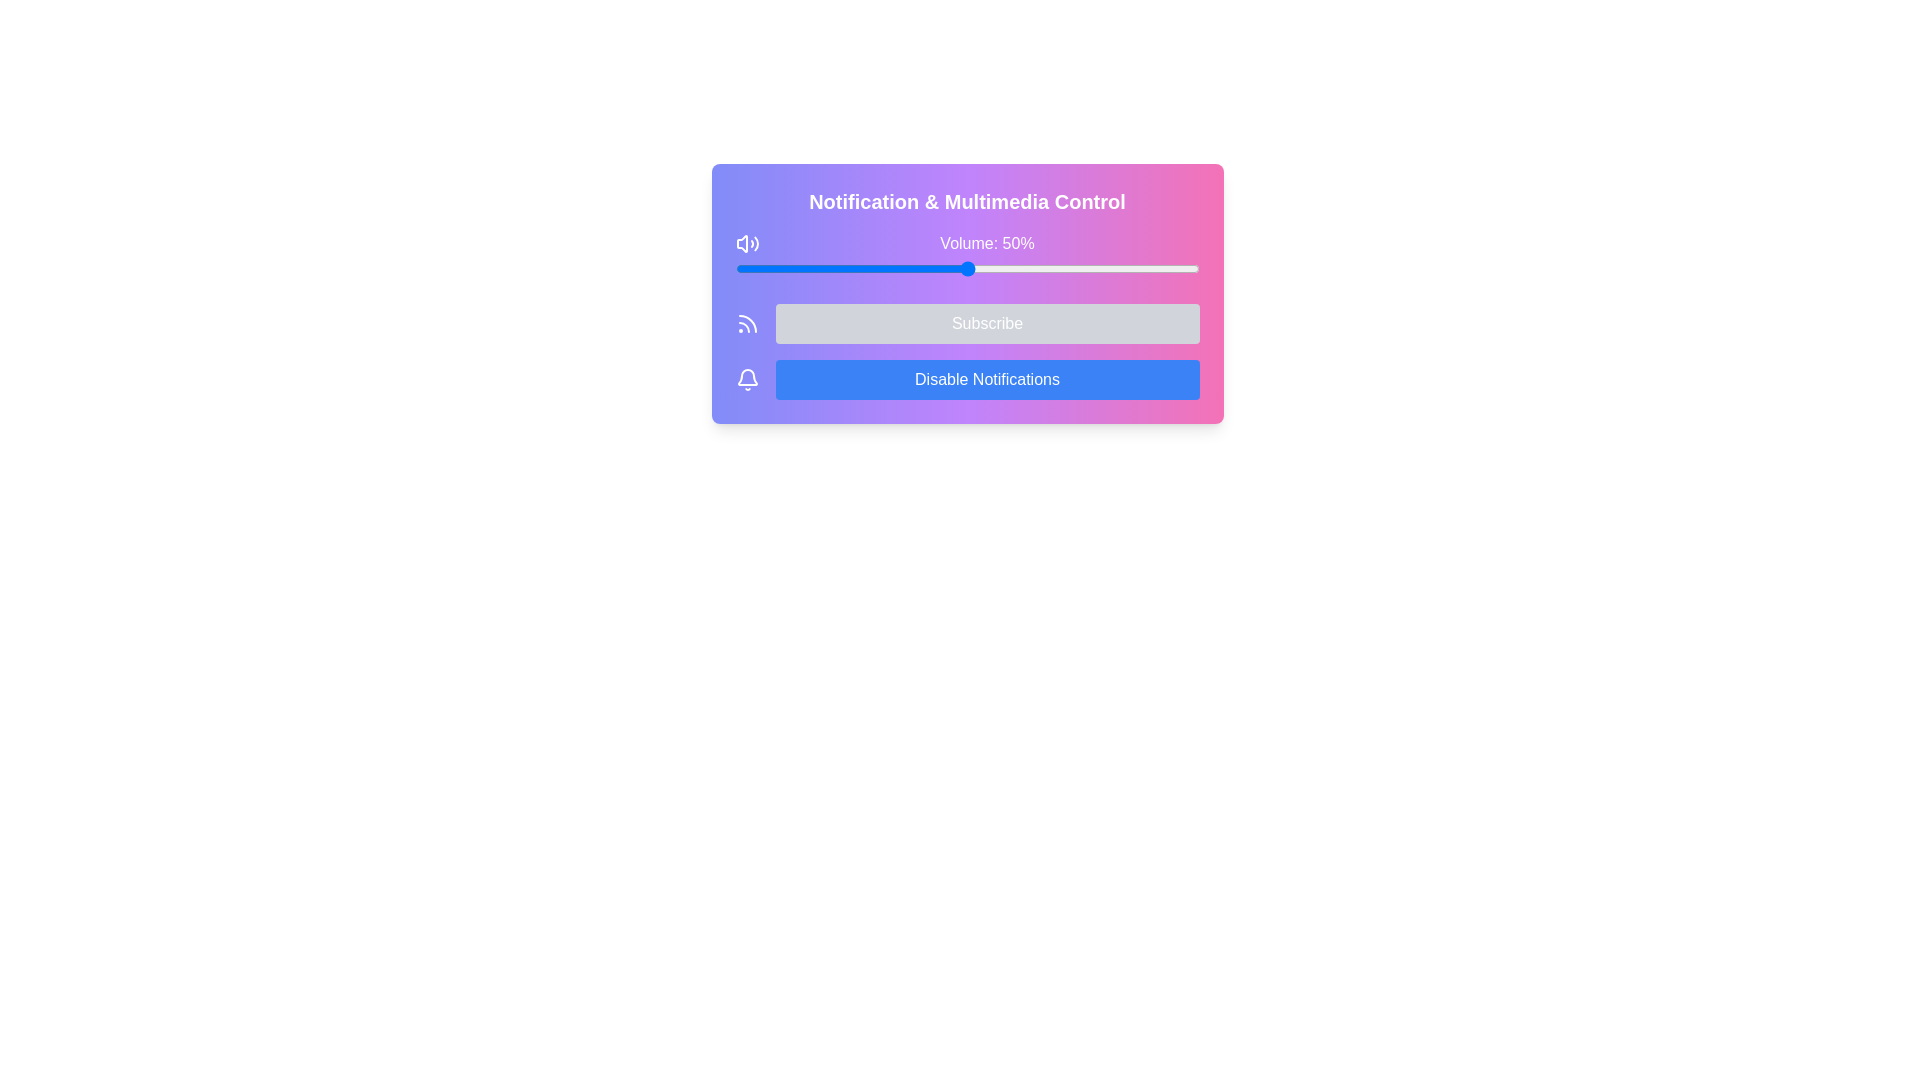  Describe the element at coordinates (967, 268) in the screenshot. I see `the sleek horizontal range slider bar located under the text 'Volume: 50%' to set the volume` at that location.